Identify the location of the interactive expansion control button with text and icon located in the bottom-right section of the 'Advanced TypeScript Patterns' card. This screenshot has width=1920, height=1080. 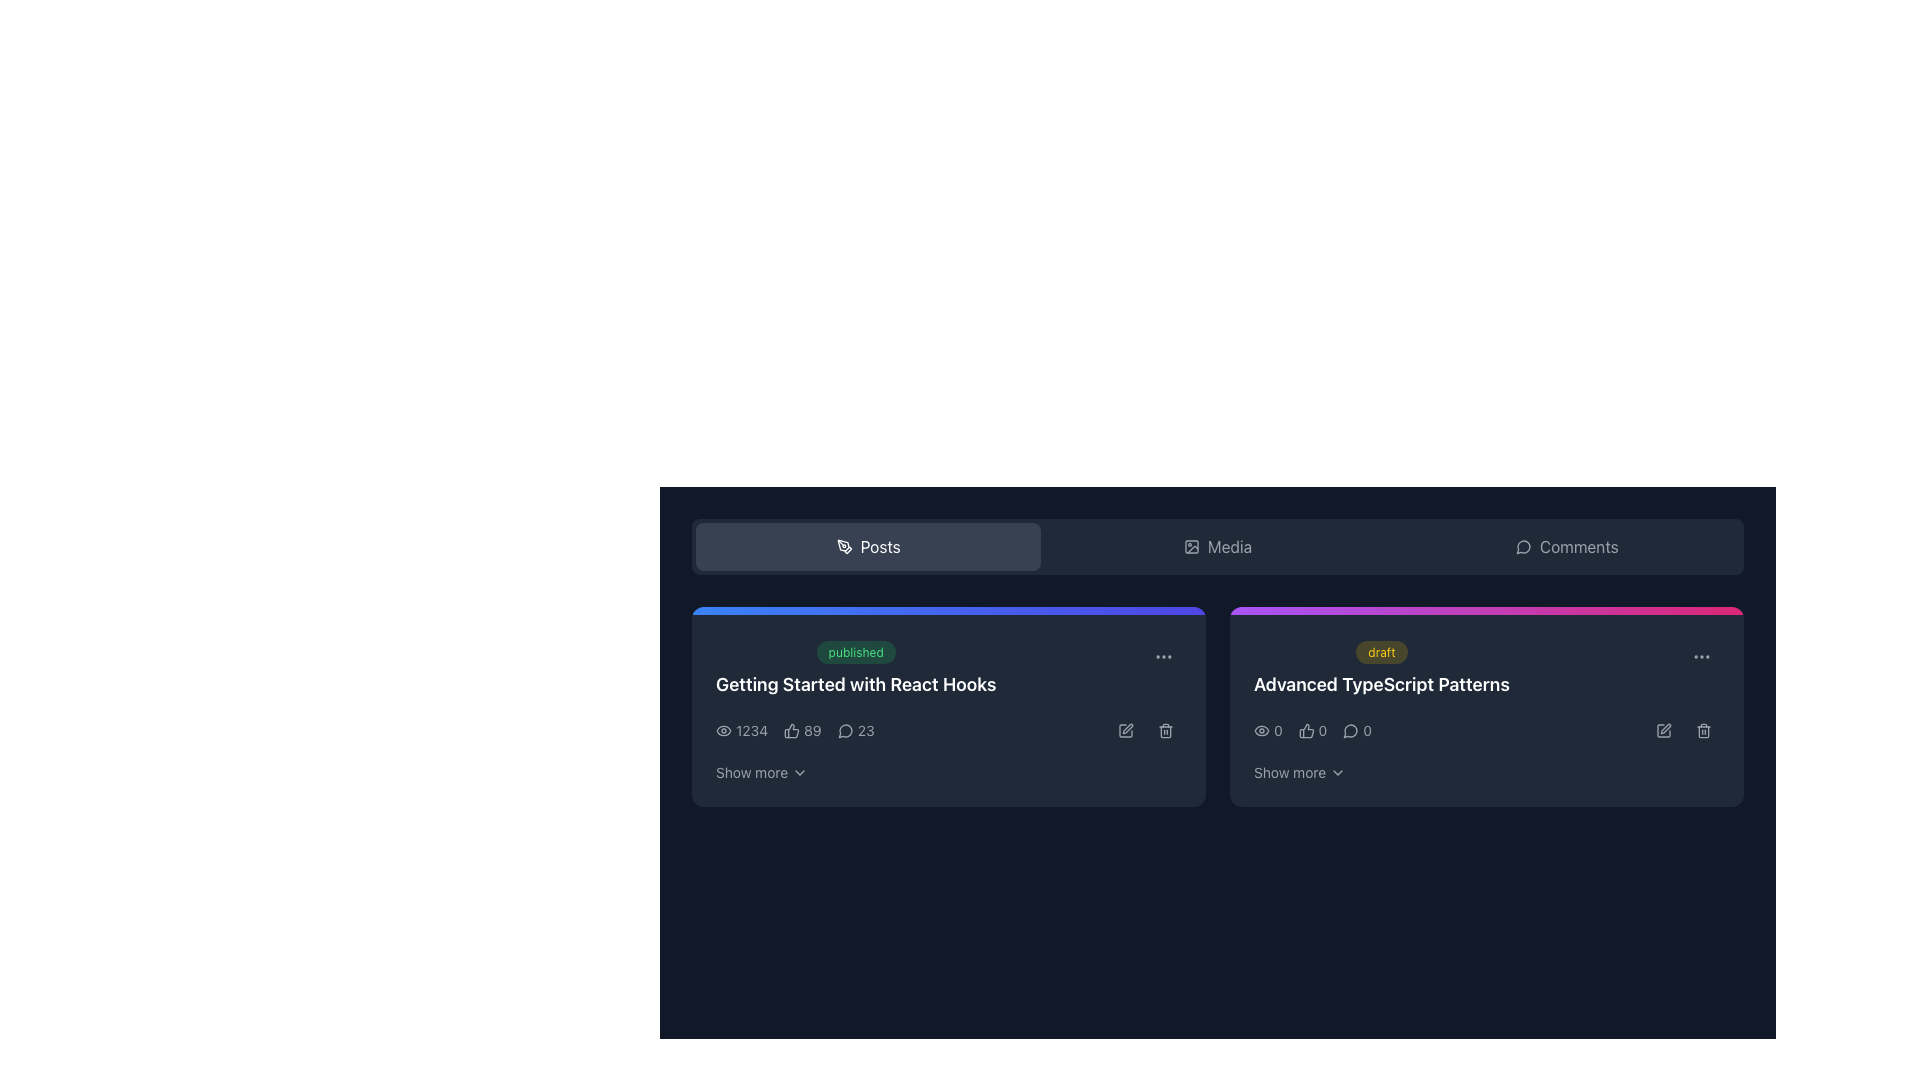
(1300, 771).